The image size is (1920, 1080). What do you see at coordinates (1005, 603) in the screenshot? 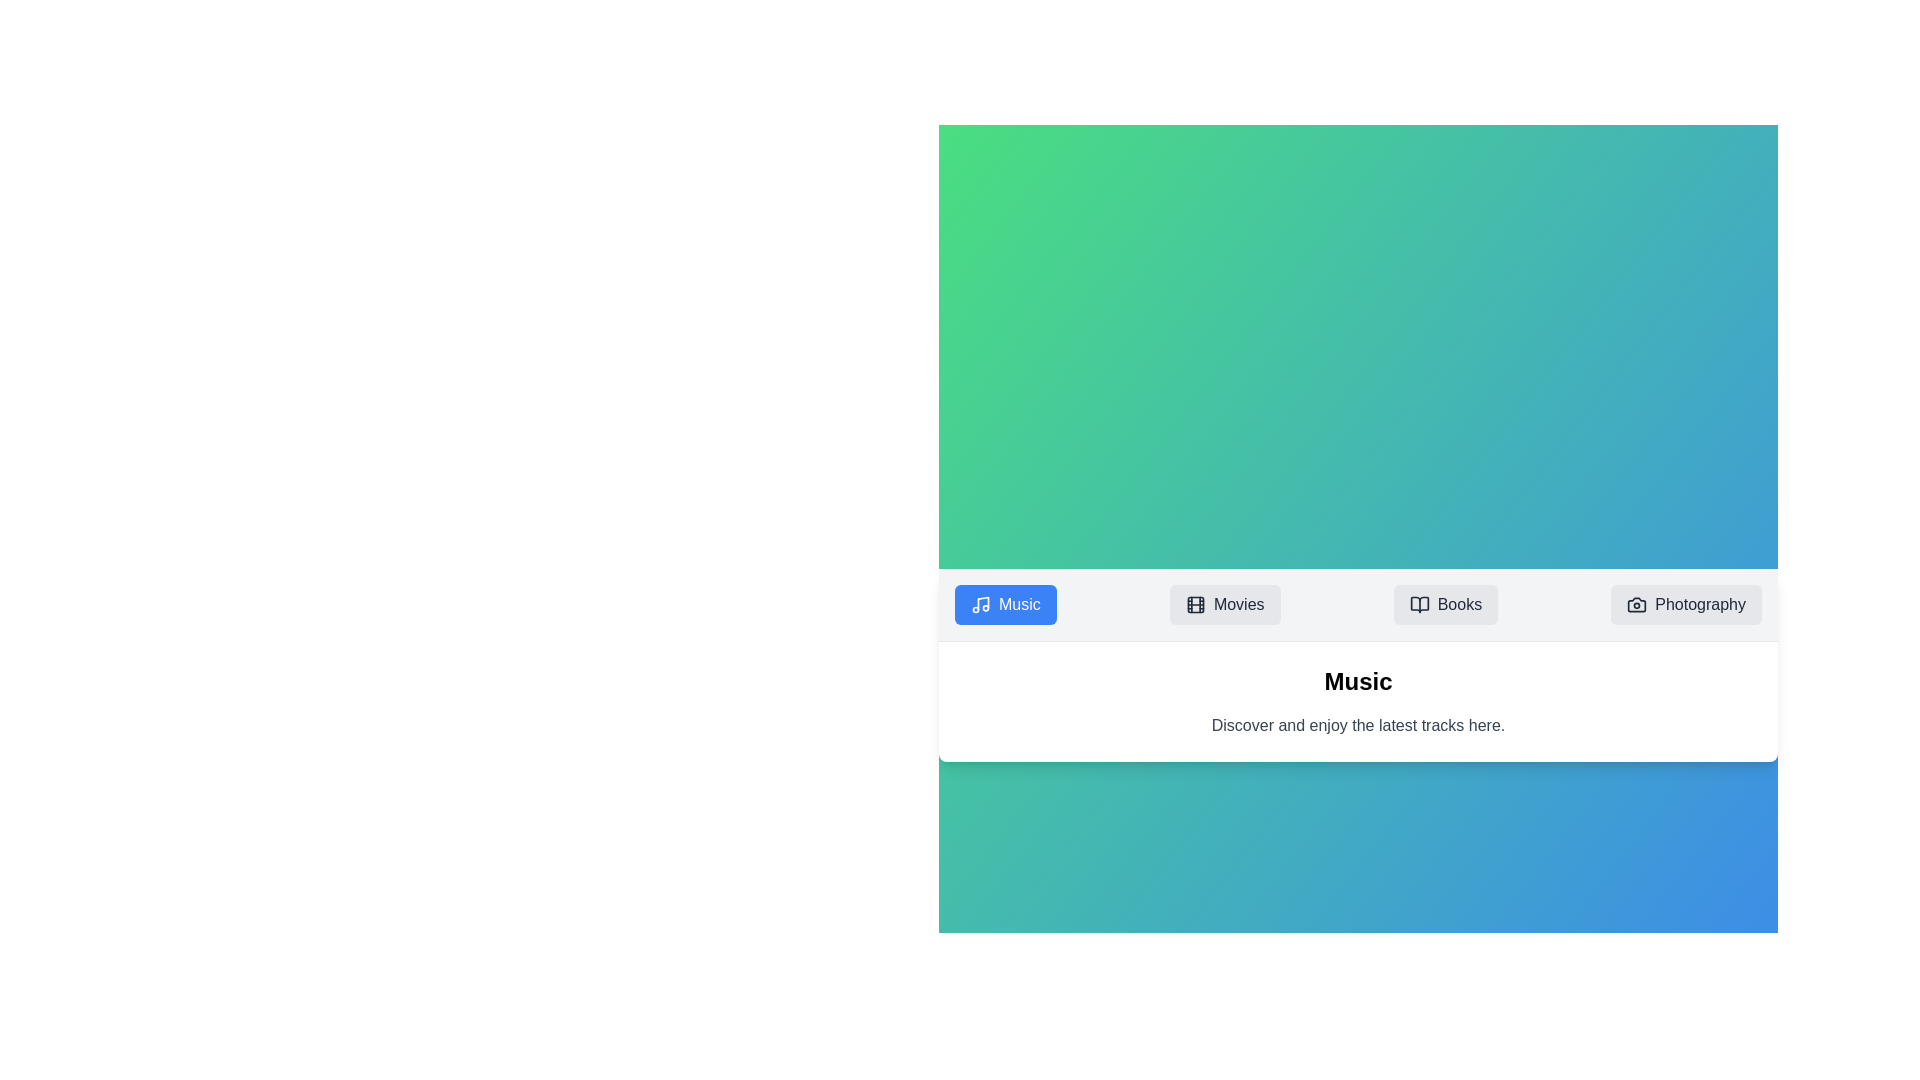
I see `the blue button labeled 'Music' with a musical note icon to initiate specific Music-related actions` at bounding box center [1005, 603].